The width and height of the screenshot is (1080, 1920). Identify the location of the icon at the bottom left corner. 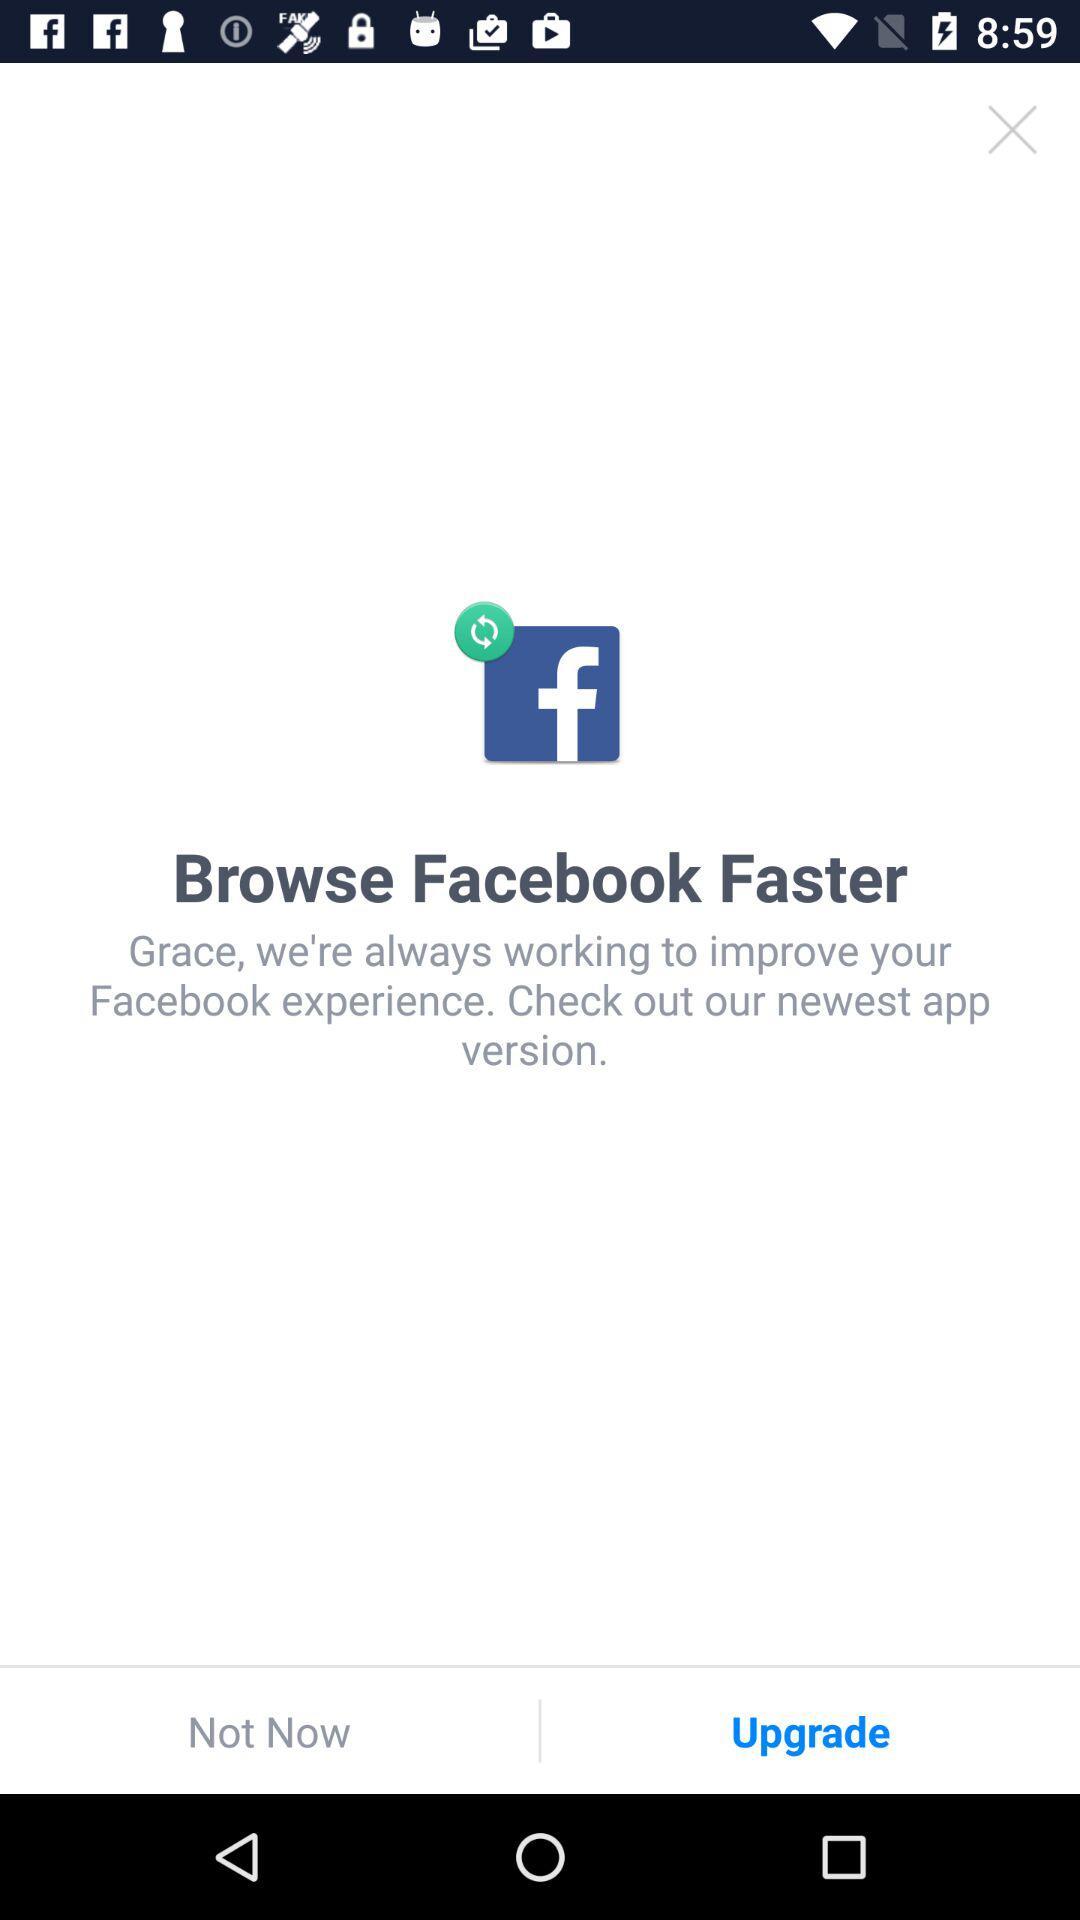
(268, 1730).